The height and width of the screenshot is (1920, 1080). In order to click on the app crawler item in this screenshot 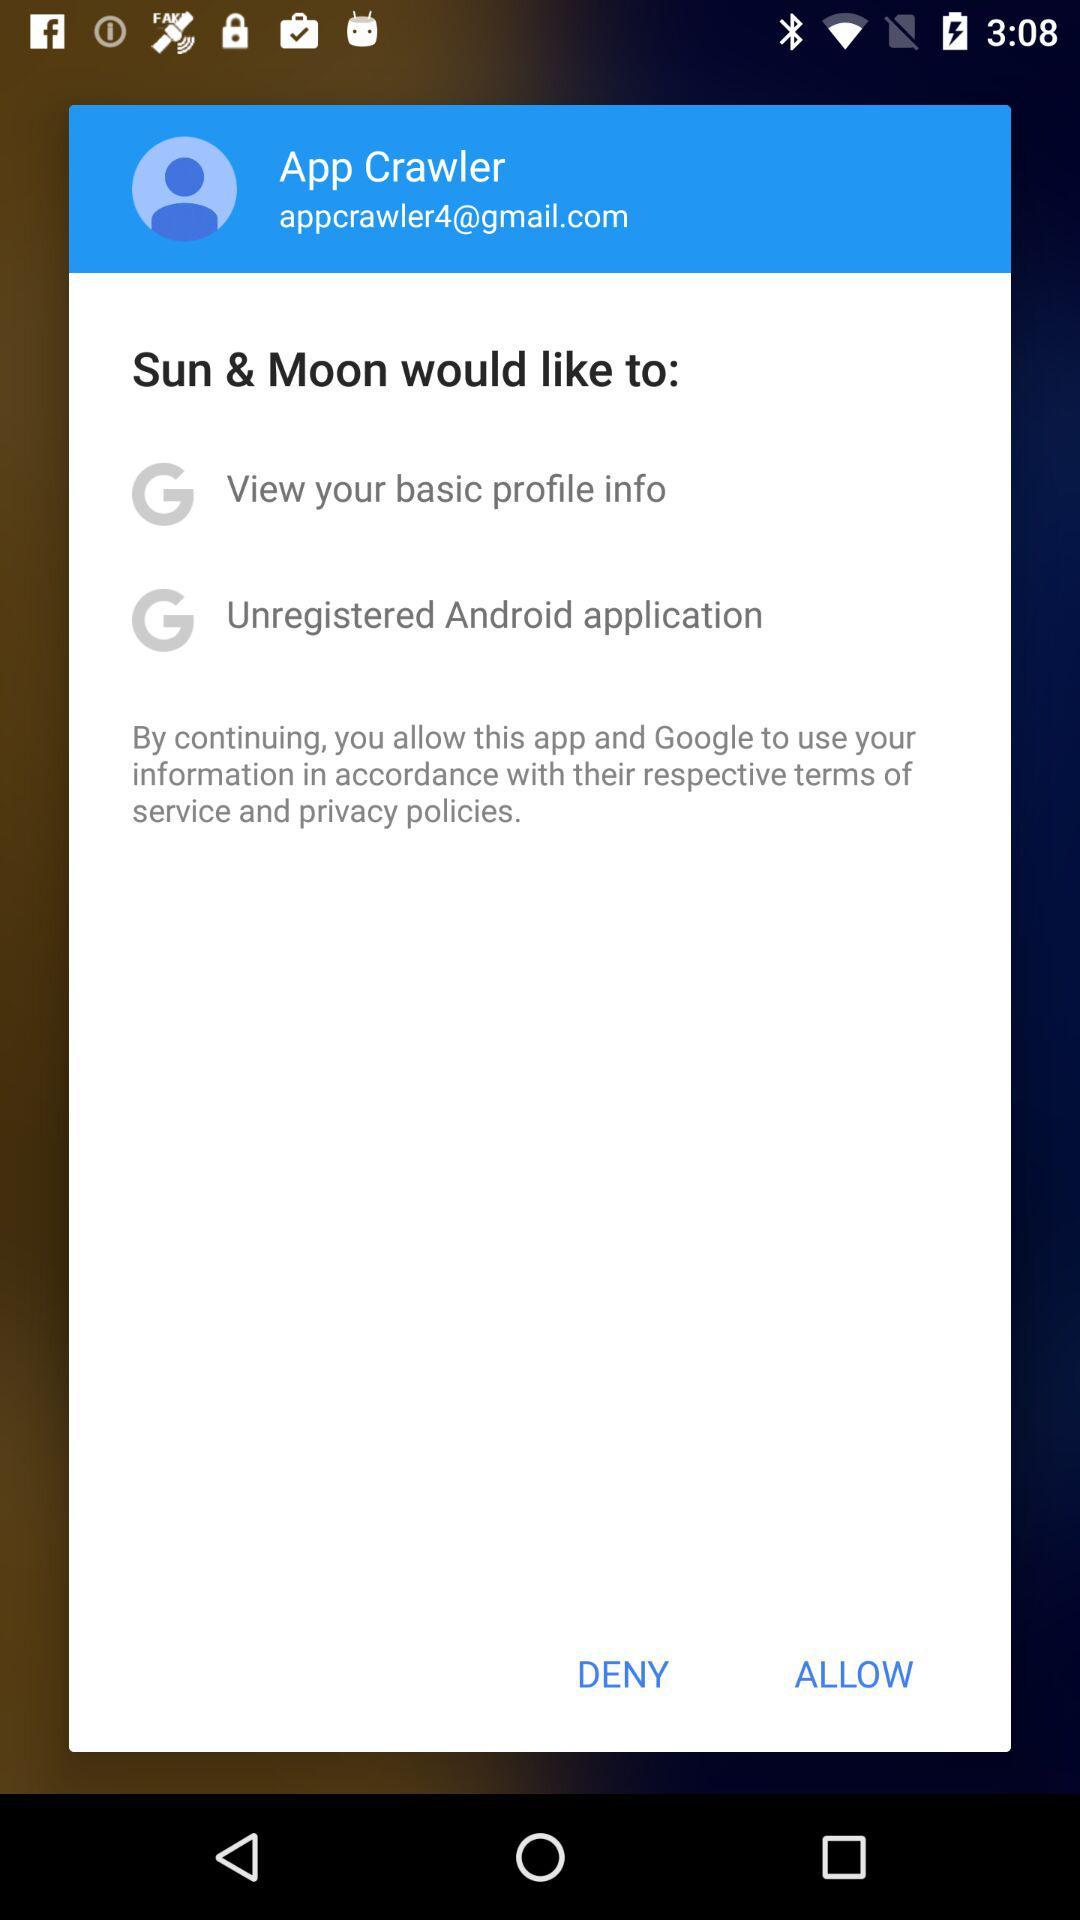, I will do `click(392, 164)`.